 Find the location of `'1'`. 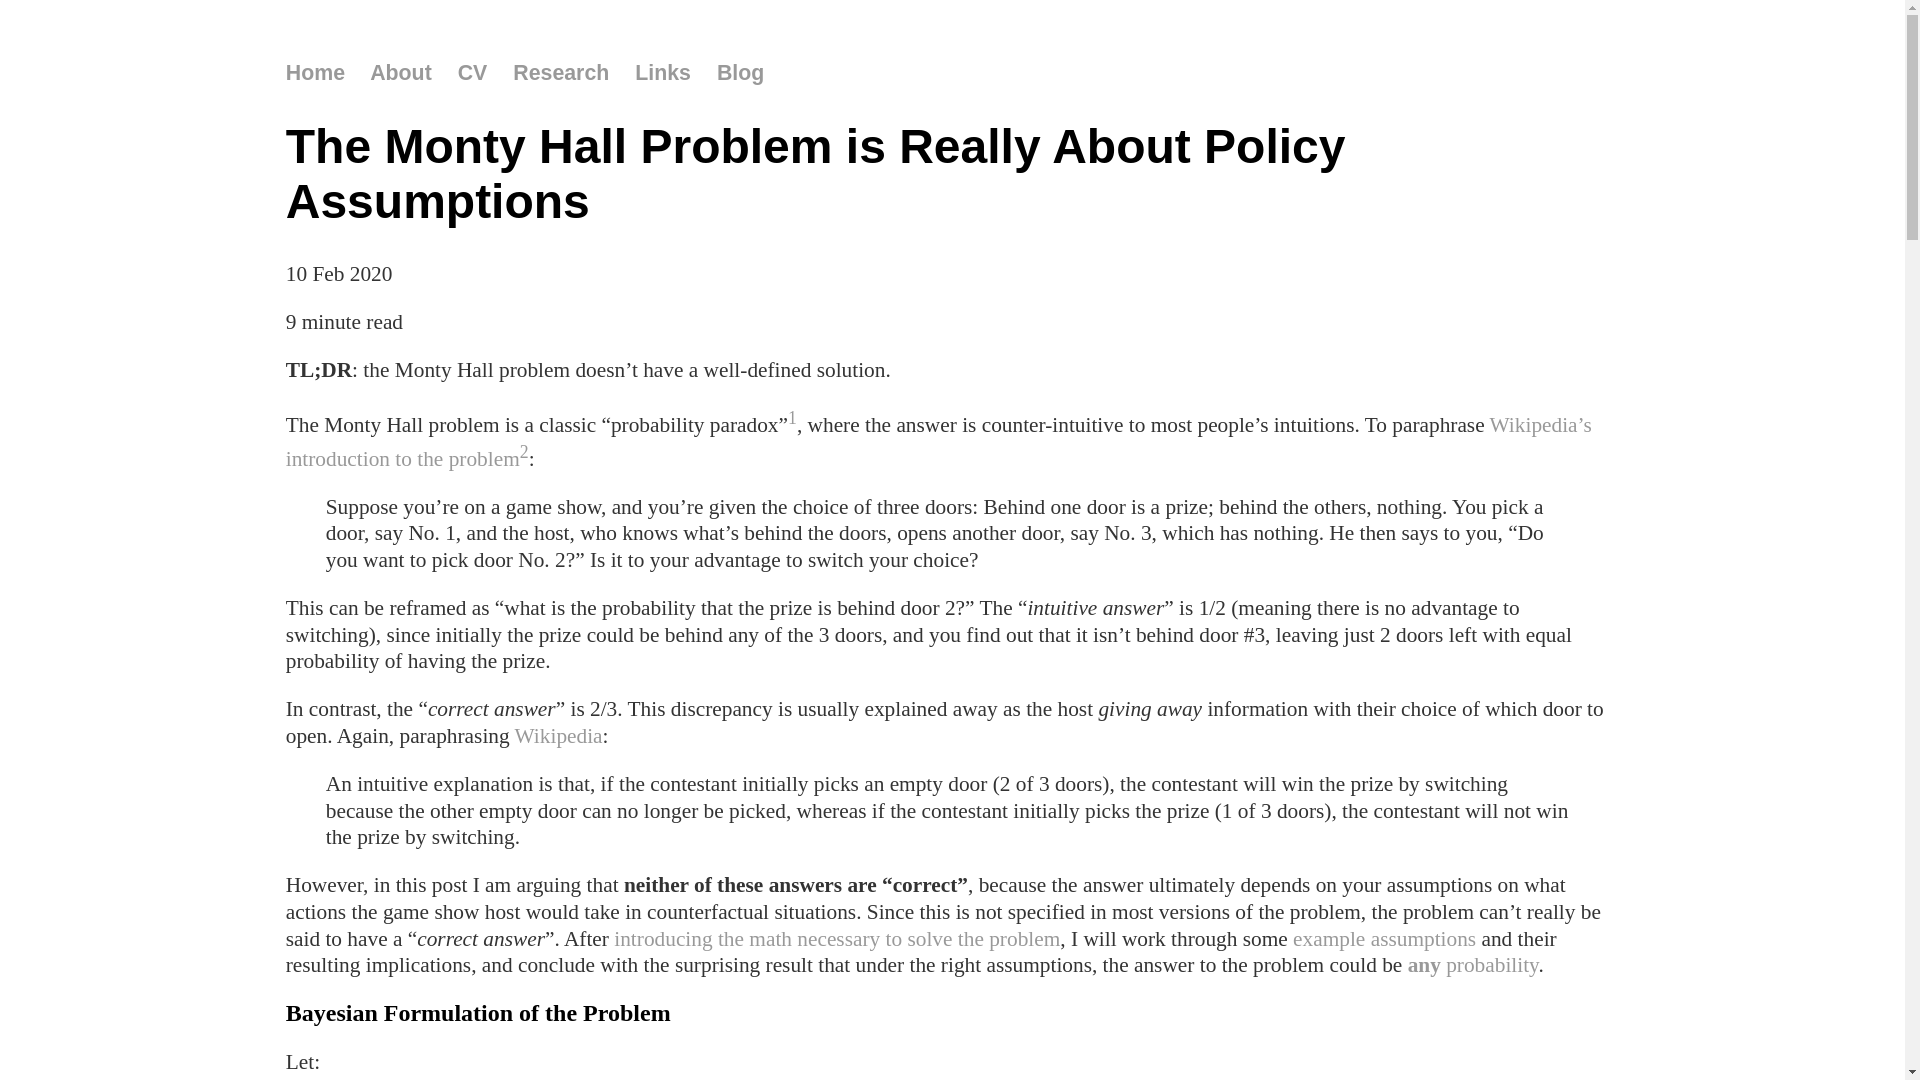

'1' is located at coordinates (791, 416).